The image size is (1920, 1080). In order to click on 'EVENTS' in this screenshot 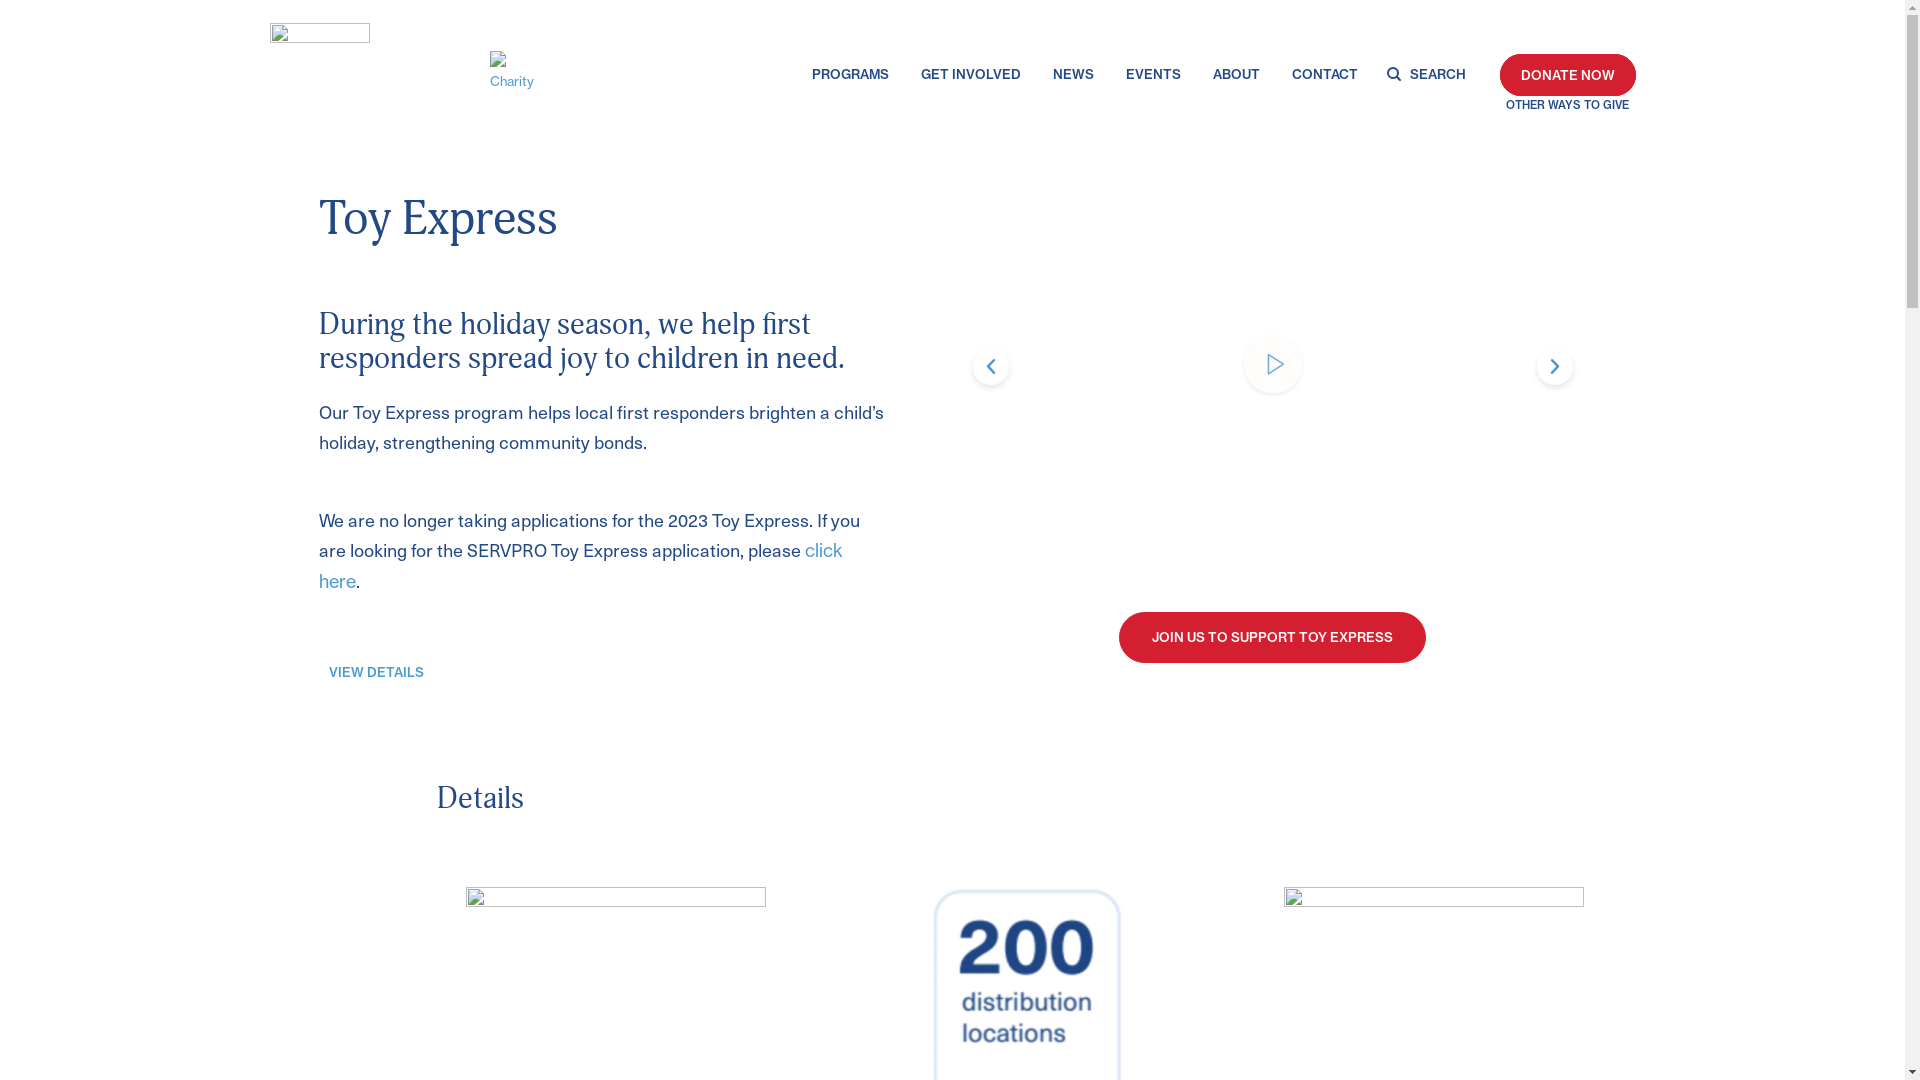, I will do `click(1153, 77)`.